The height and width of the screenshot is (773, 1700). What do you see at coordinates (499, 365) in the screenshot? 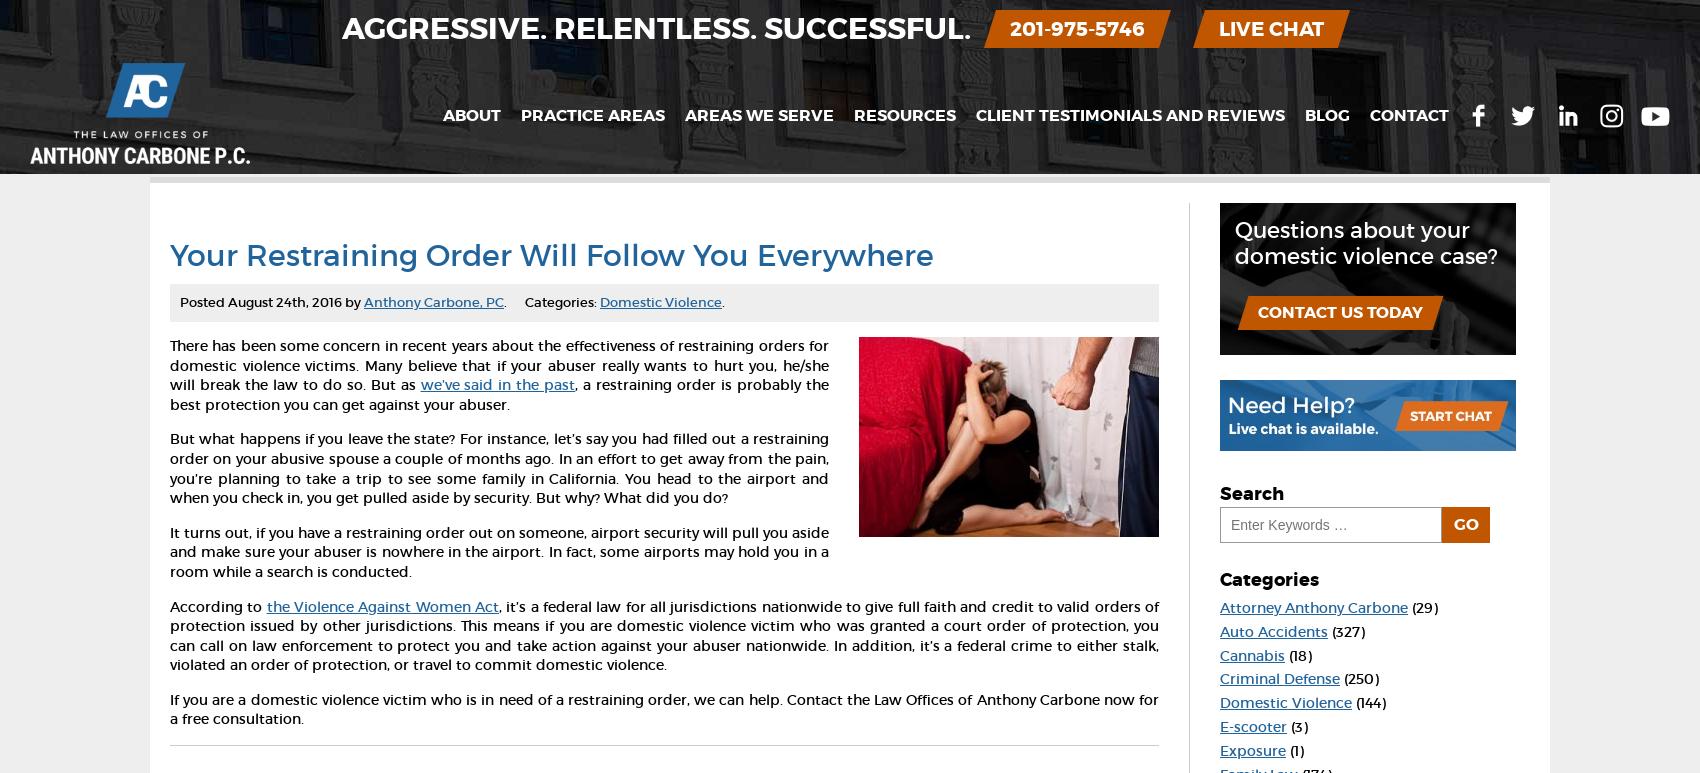
I see `'There has been some concern in recent years about the effectiveness of restraining orders for domestic violence victims. Many believe that if your abuser really wants to hurt you, he/she will break the law to do so. But as'` at bounding box center [499, 365].